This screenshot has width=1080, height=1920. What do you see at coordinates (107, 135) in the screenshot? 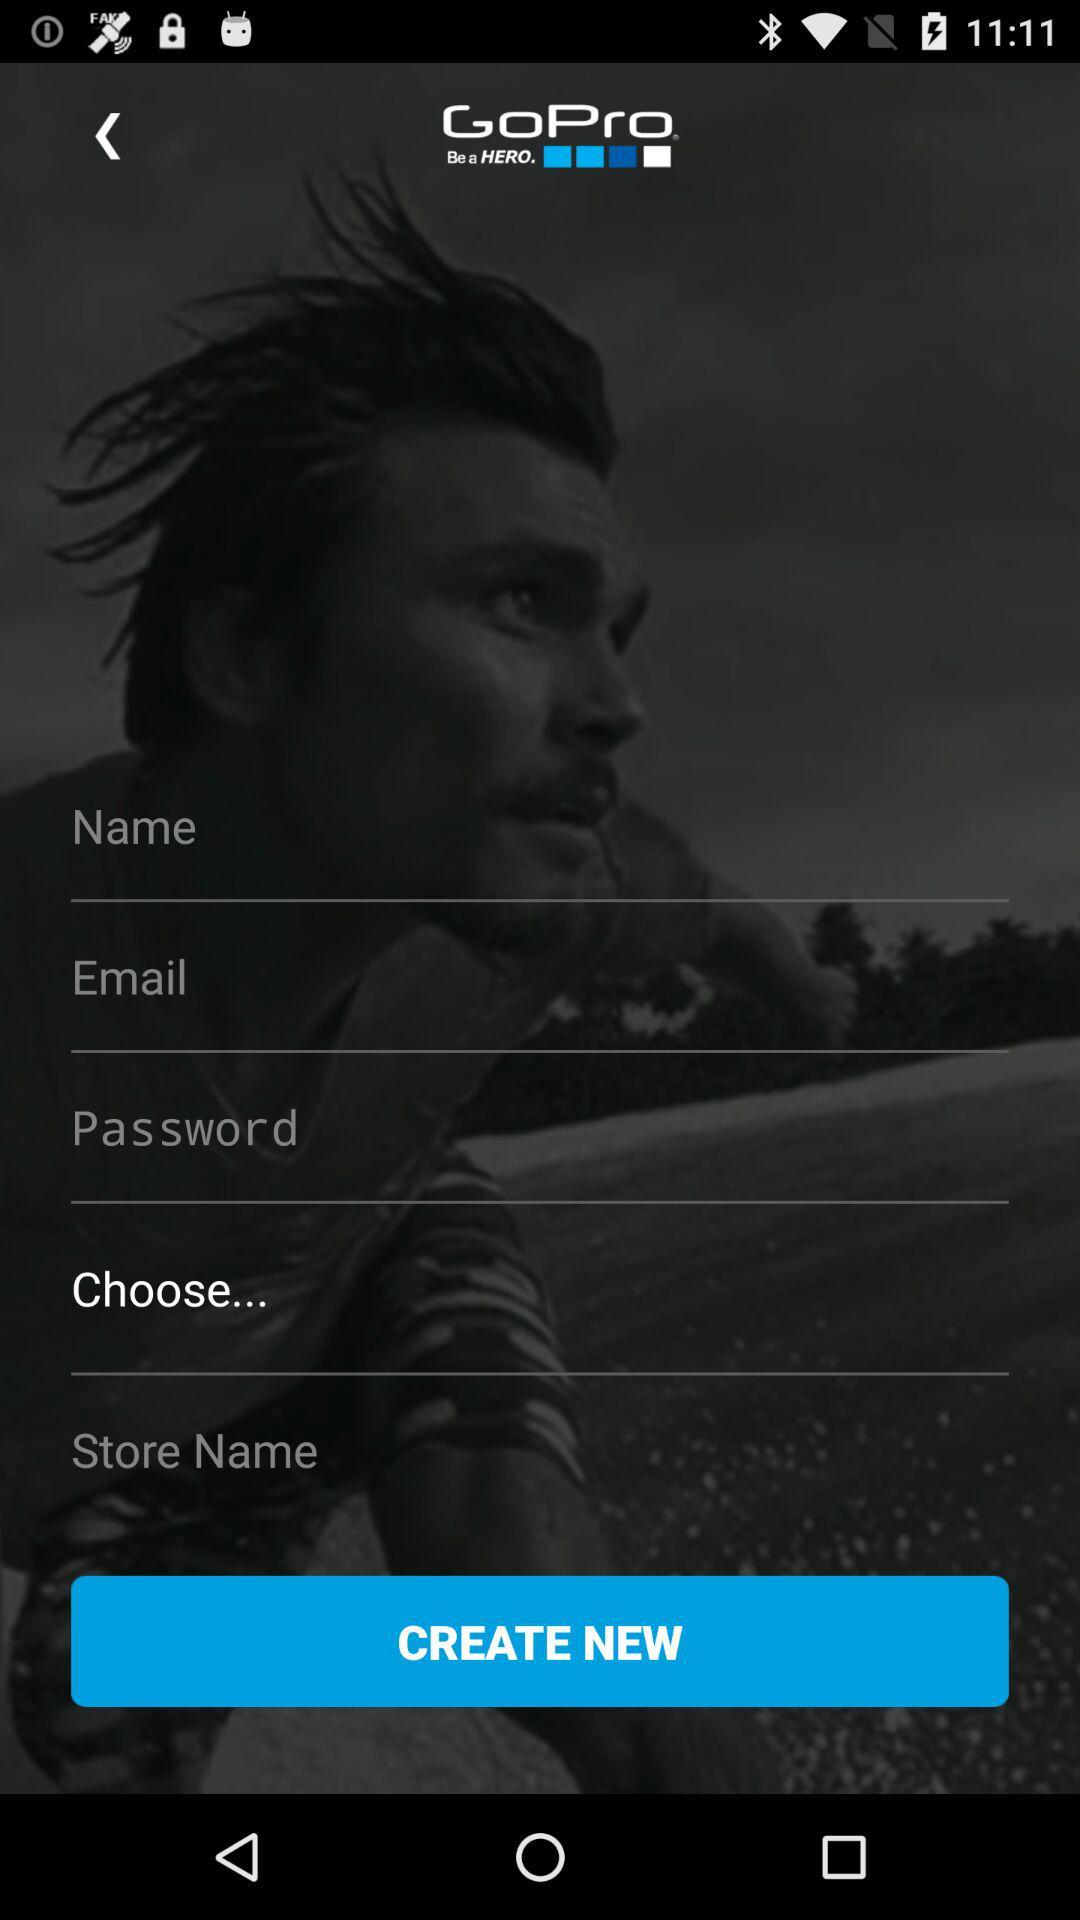
I see `undo` at bounding box center [107, 135].